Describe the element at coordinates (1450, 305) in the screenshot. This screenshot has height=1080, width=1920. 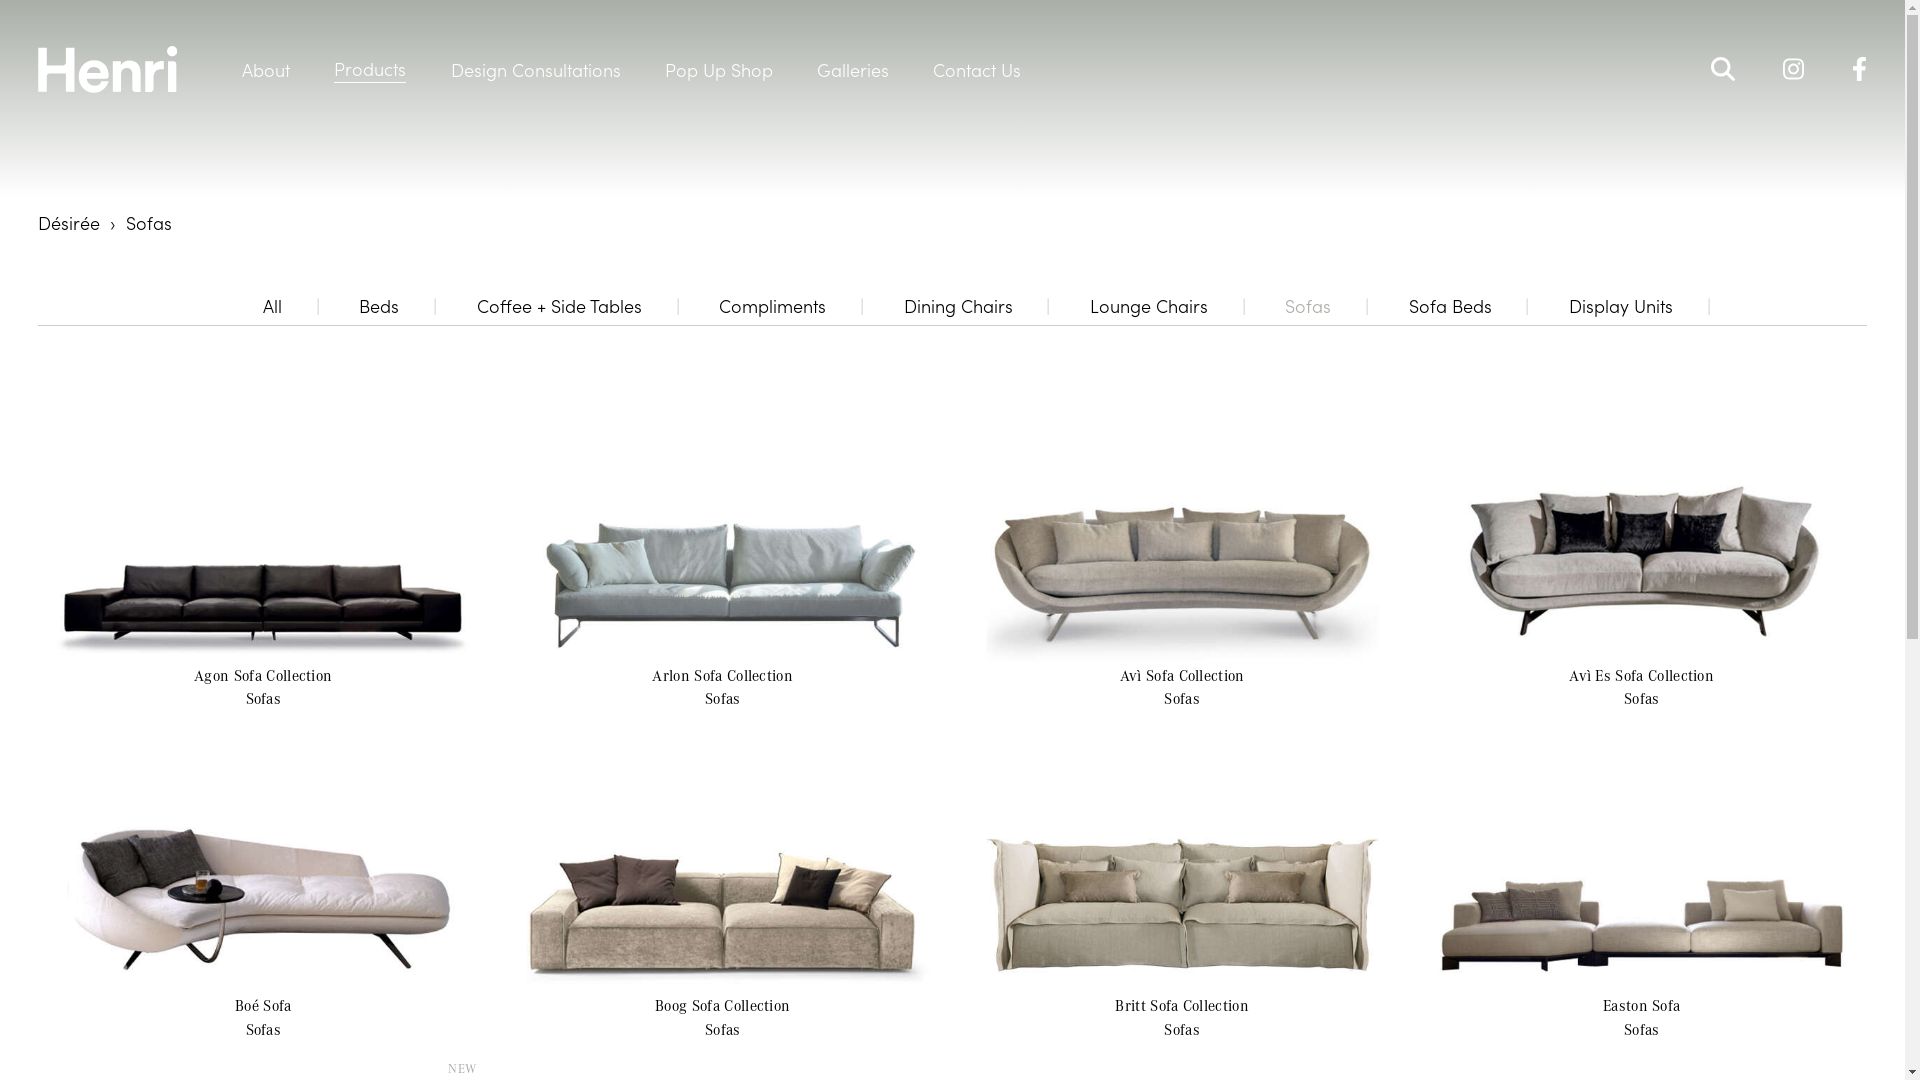
I see `'Sofa Beds'` at that location.